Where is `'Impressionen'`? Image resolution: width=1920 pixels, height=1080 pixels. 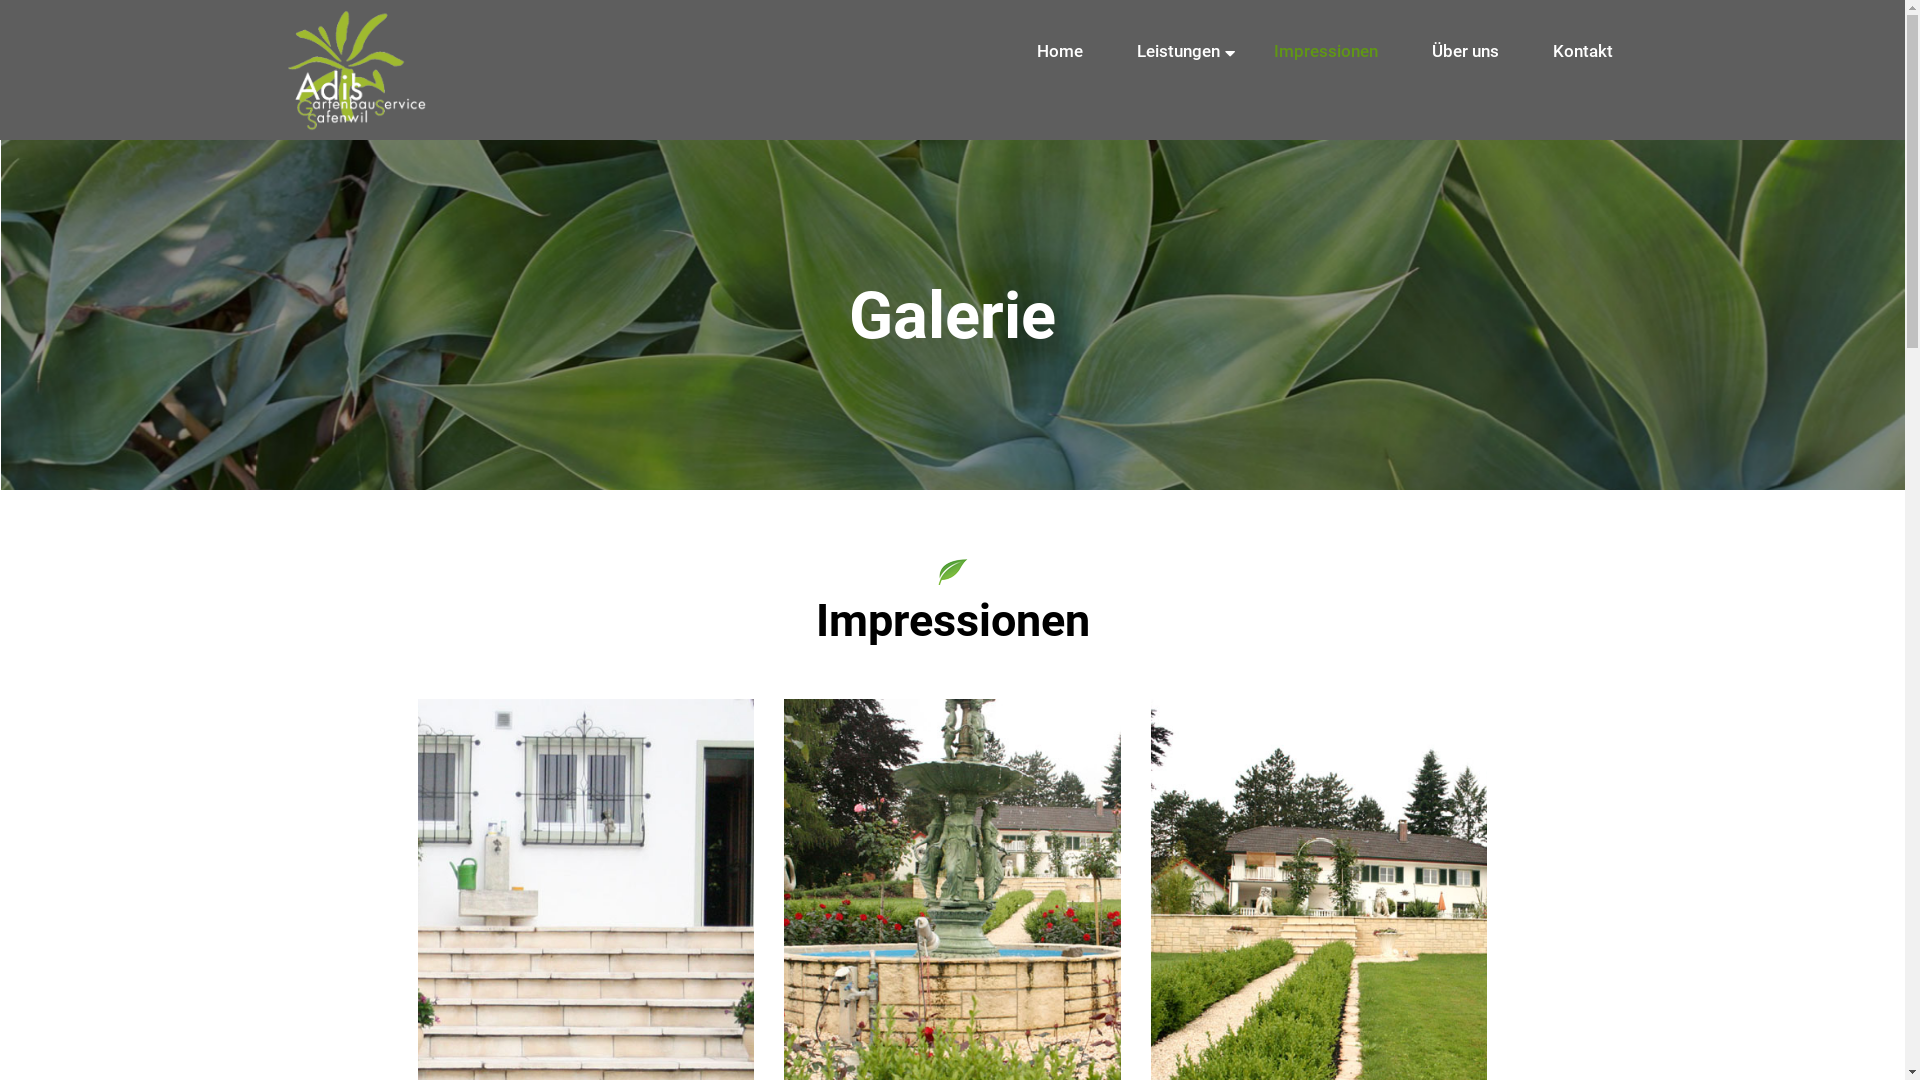 'Impressionen' is located at coordinates (1325, 50).